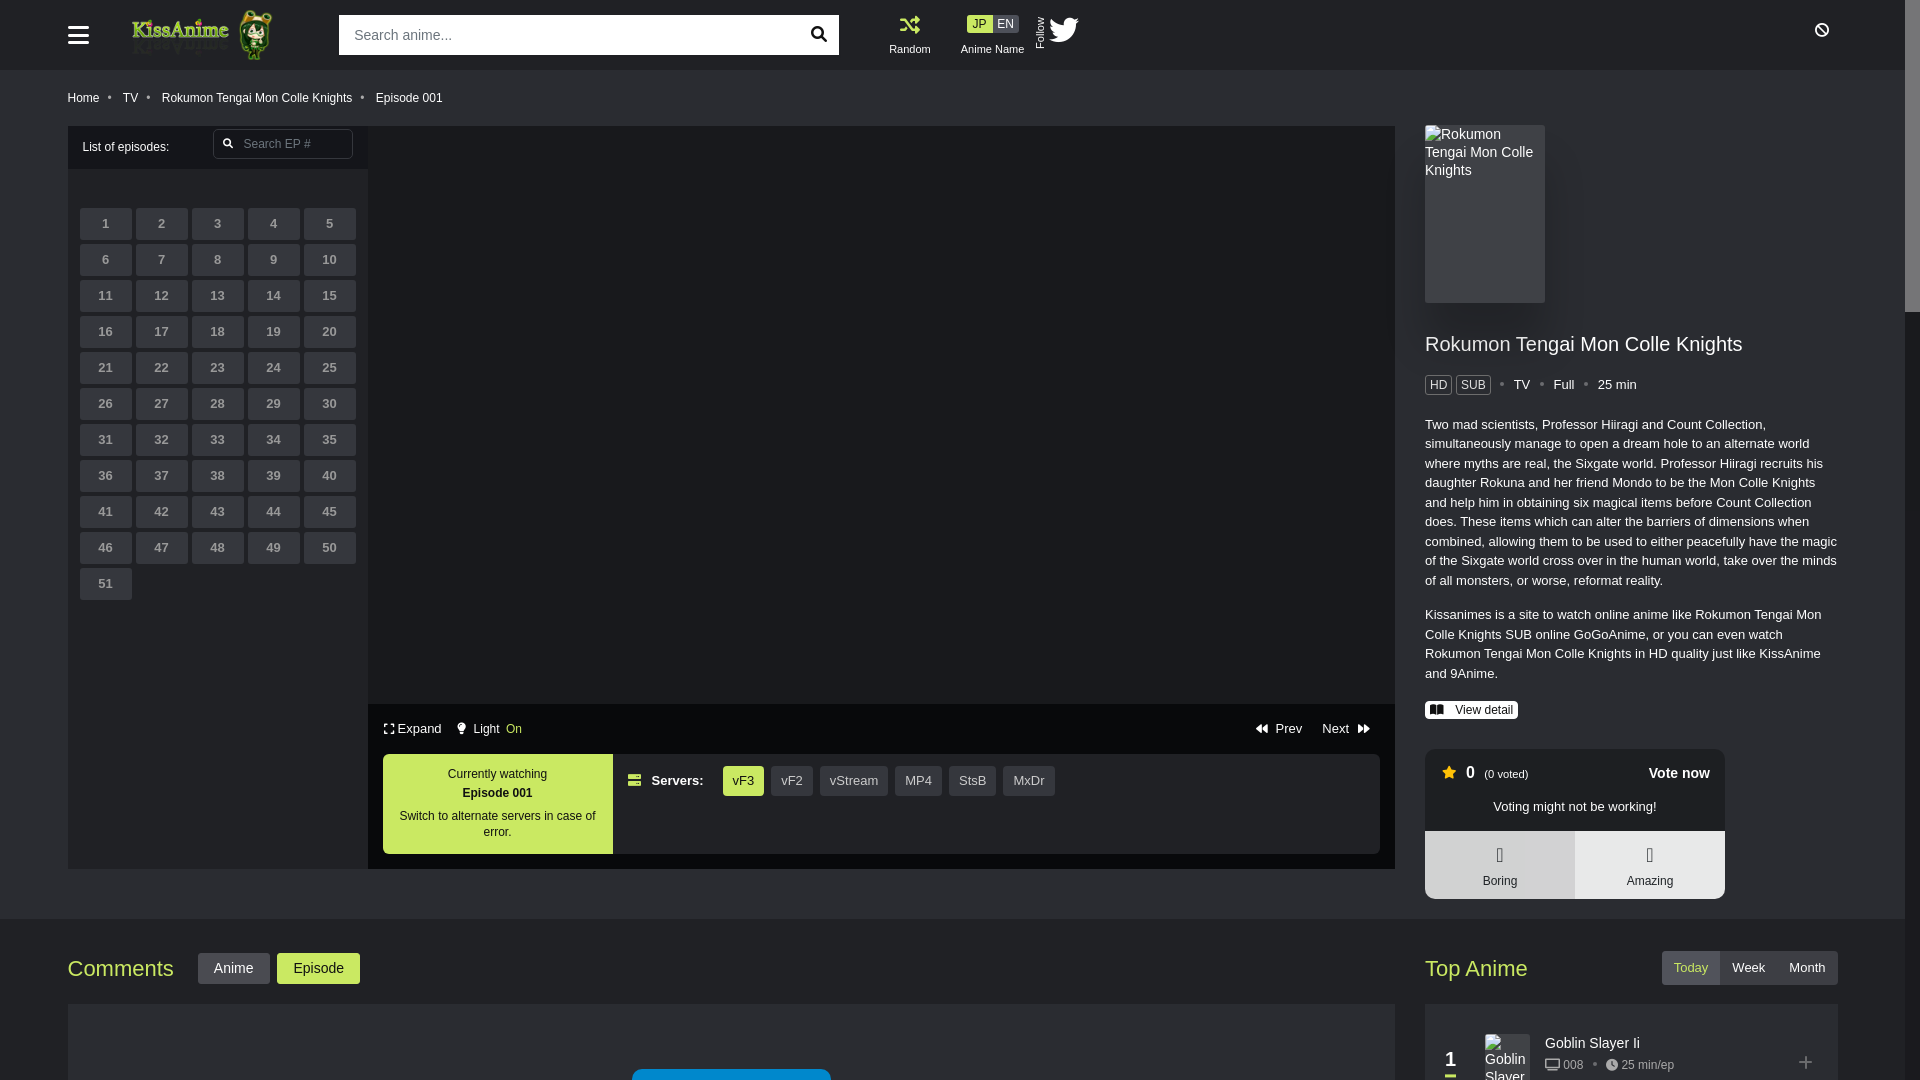 This screenshot has width=1920, height=1080. Describe the element at coordinates (104, 258) in the screenshot. I see `'6'` at that location.